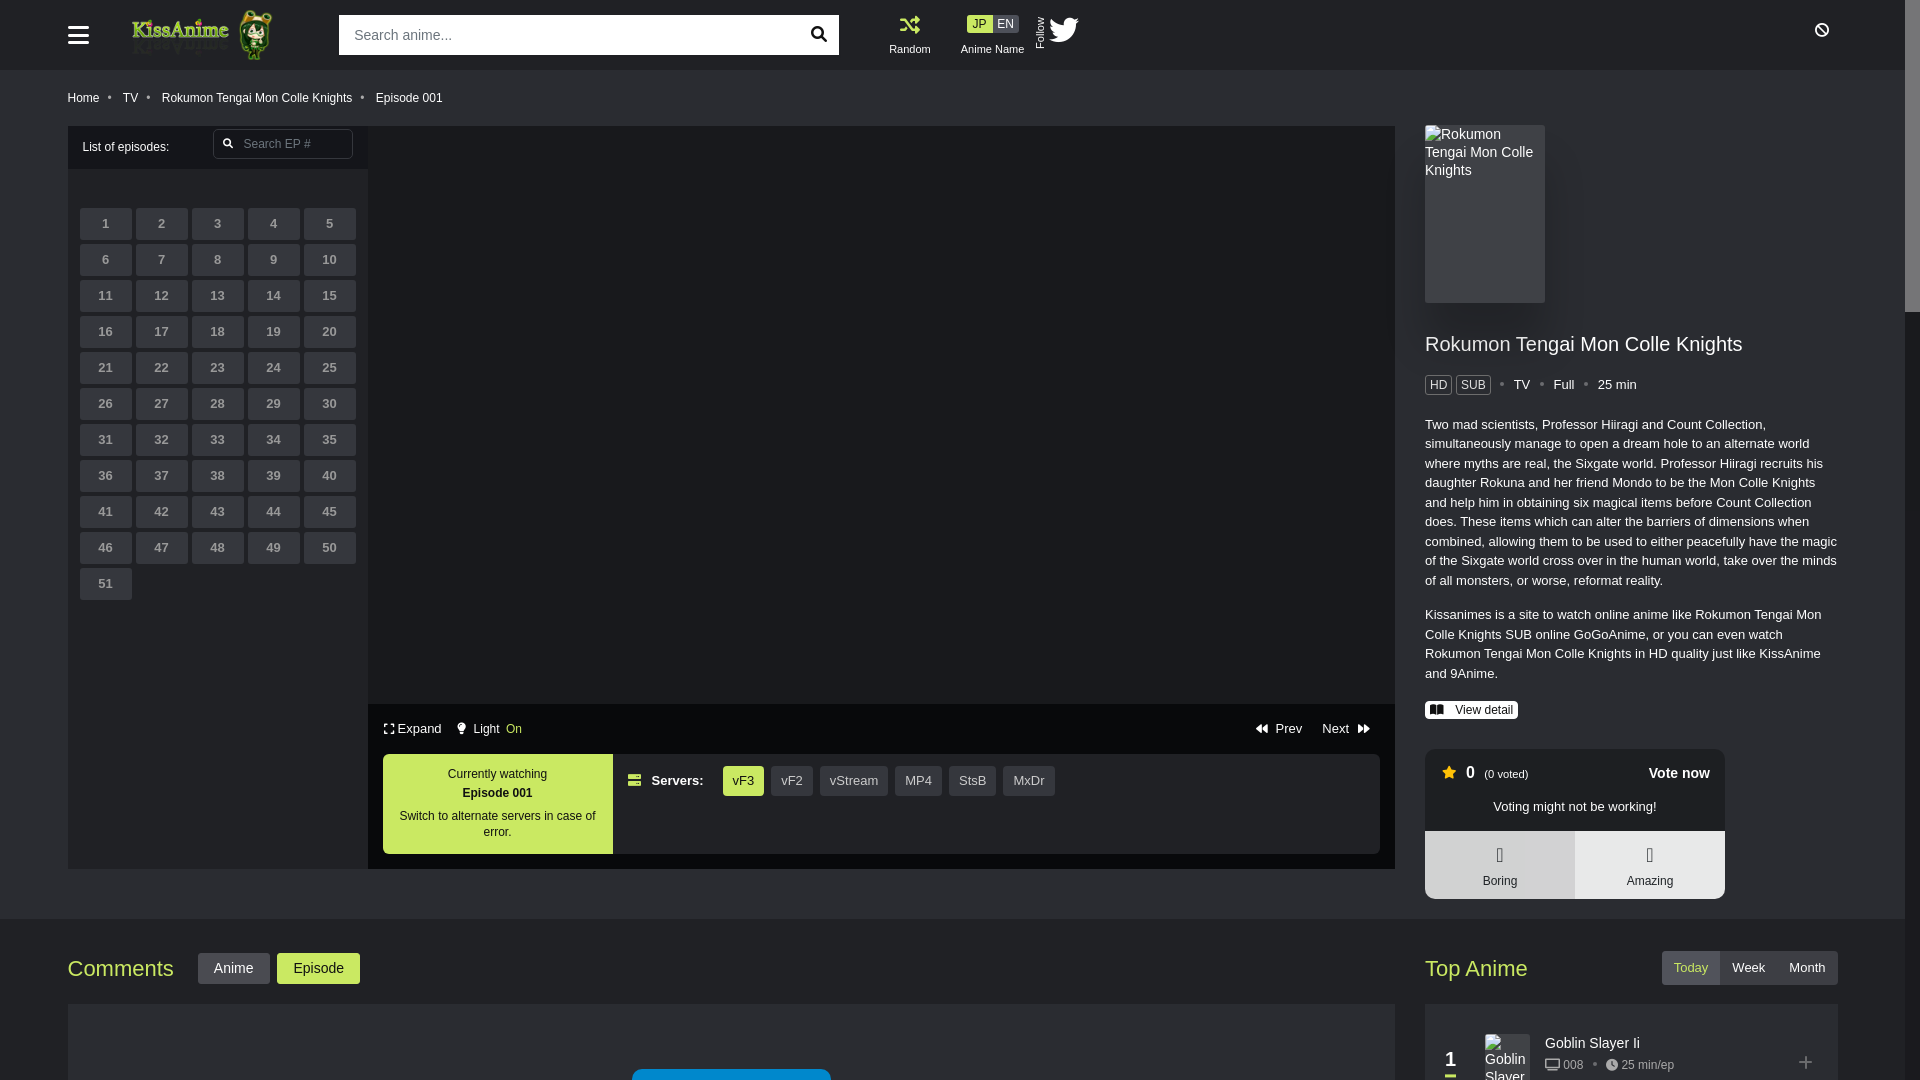 This screenshot has width=1920, height=1080. Describe the element at coordinates (104, 258) in the screenshot. I see `'6'` at that location.